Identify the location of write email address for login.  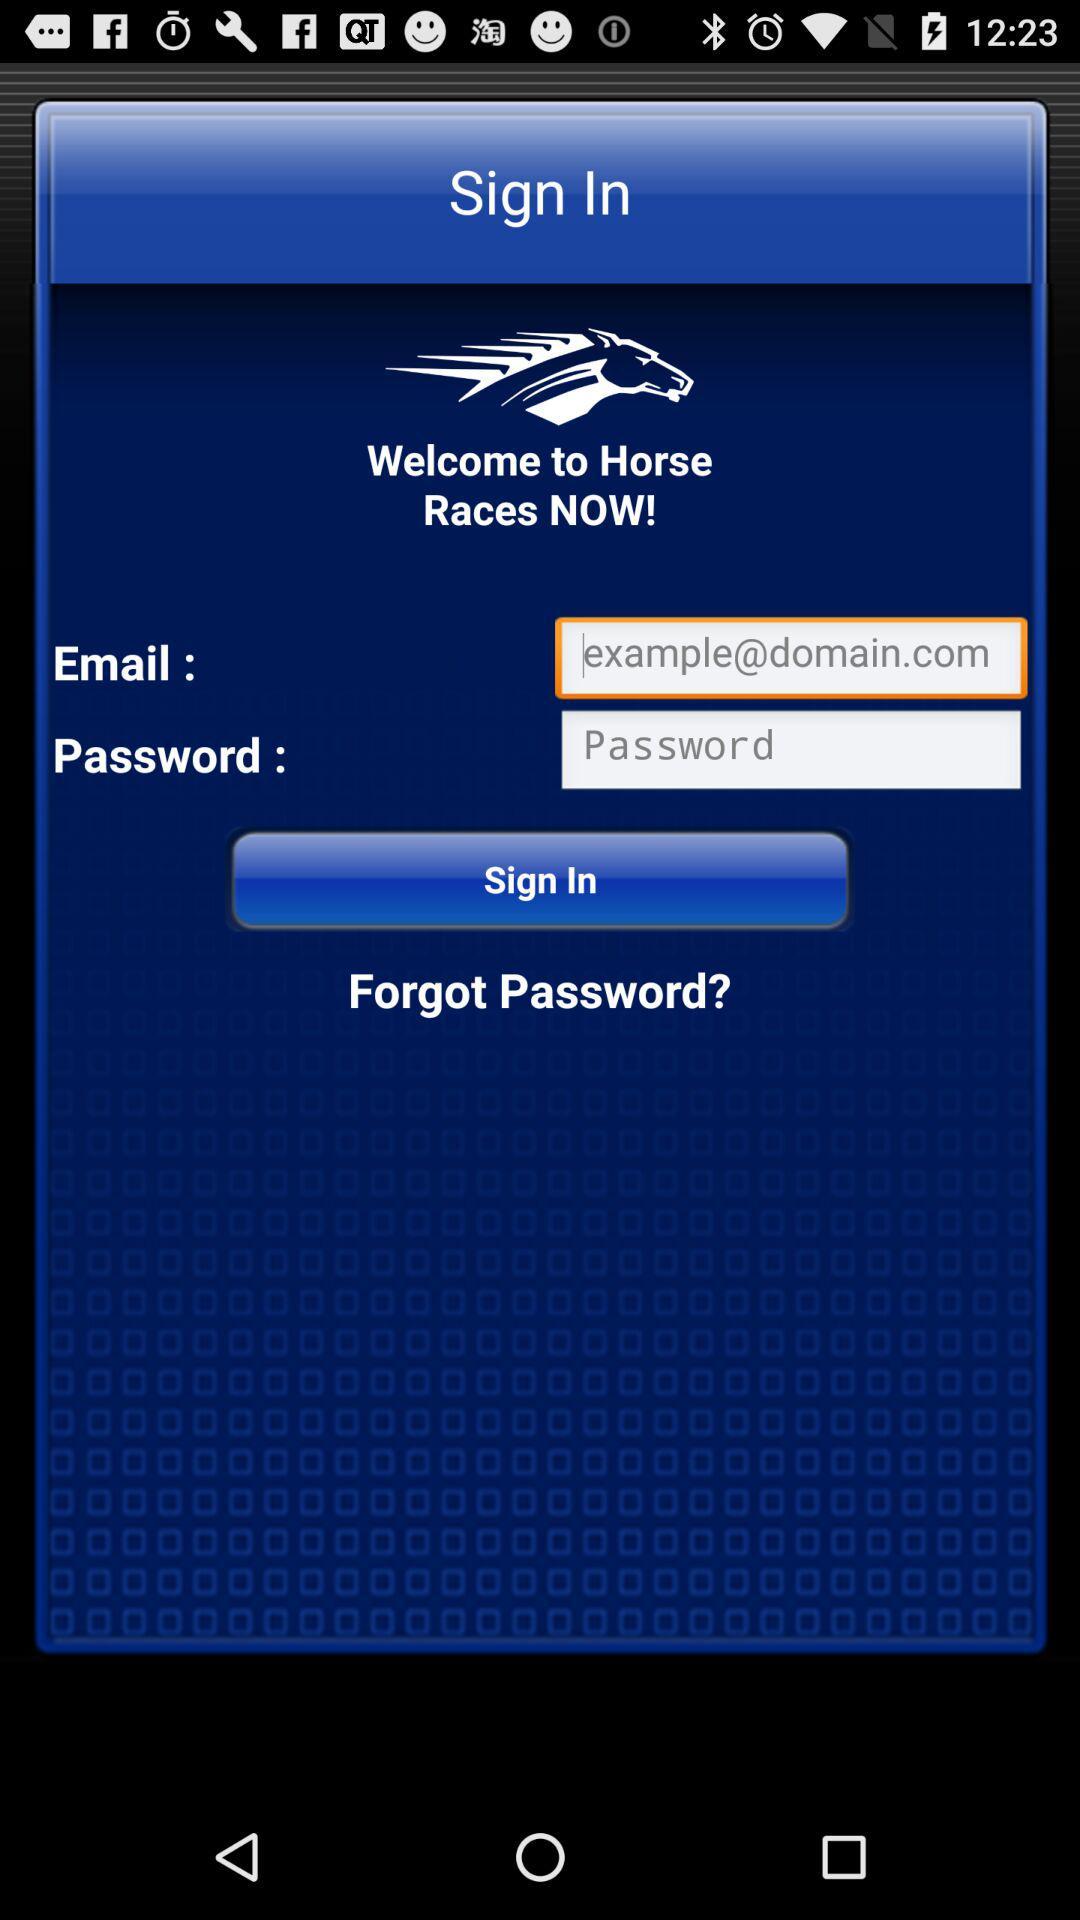
(790, 661).